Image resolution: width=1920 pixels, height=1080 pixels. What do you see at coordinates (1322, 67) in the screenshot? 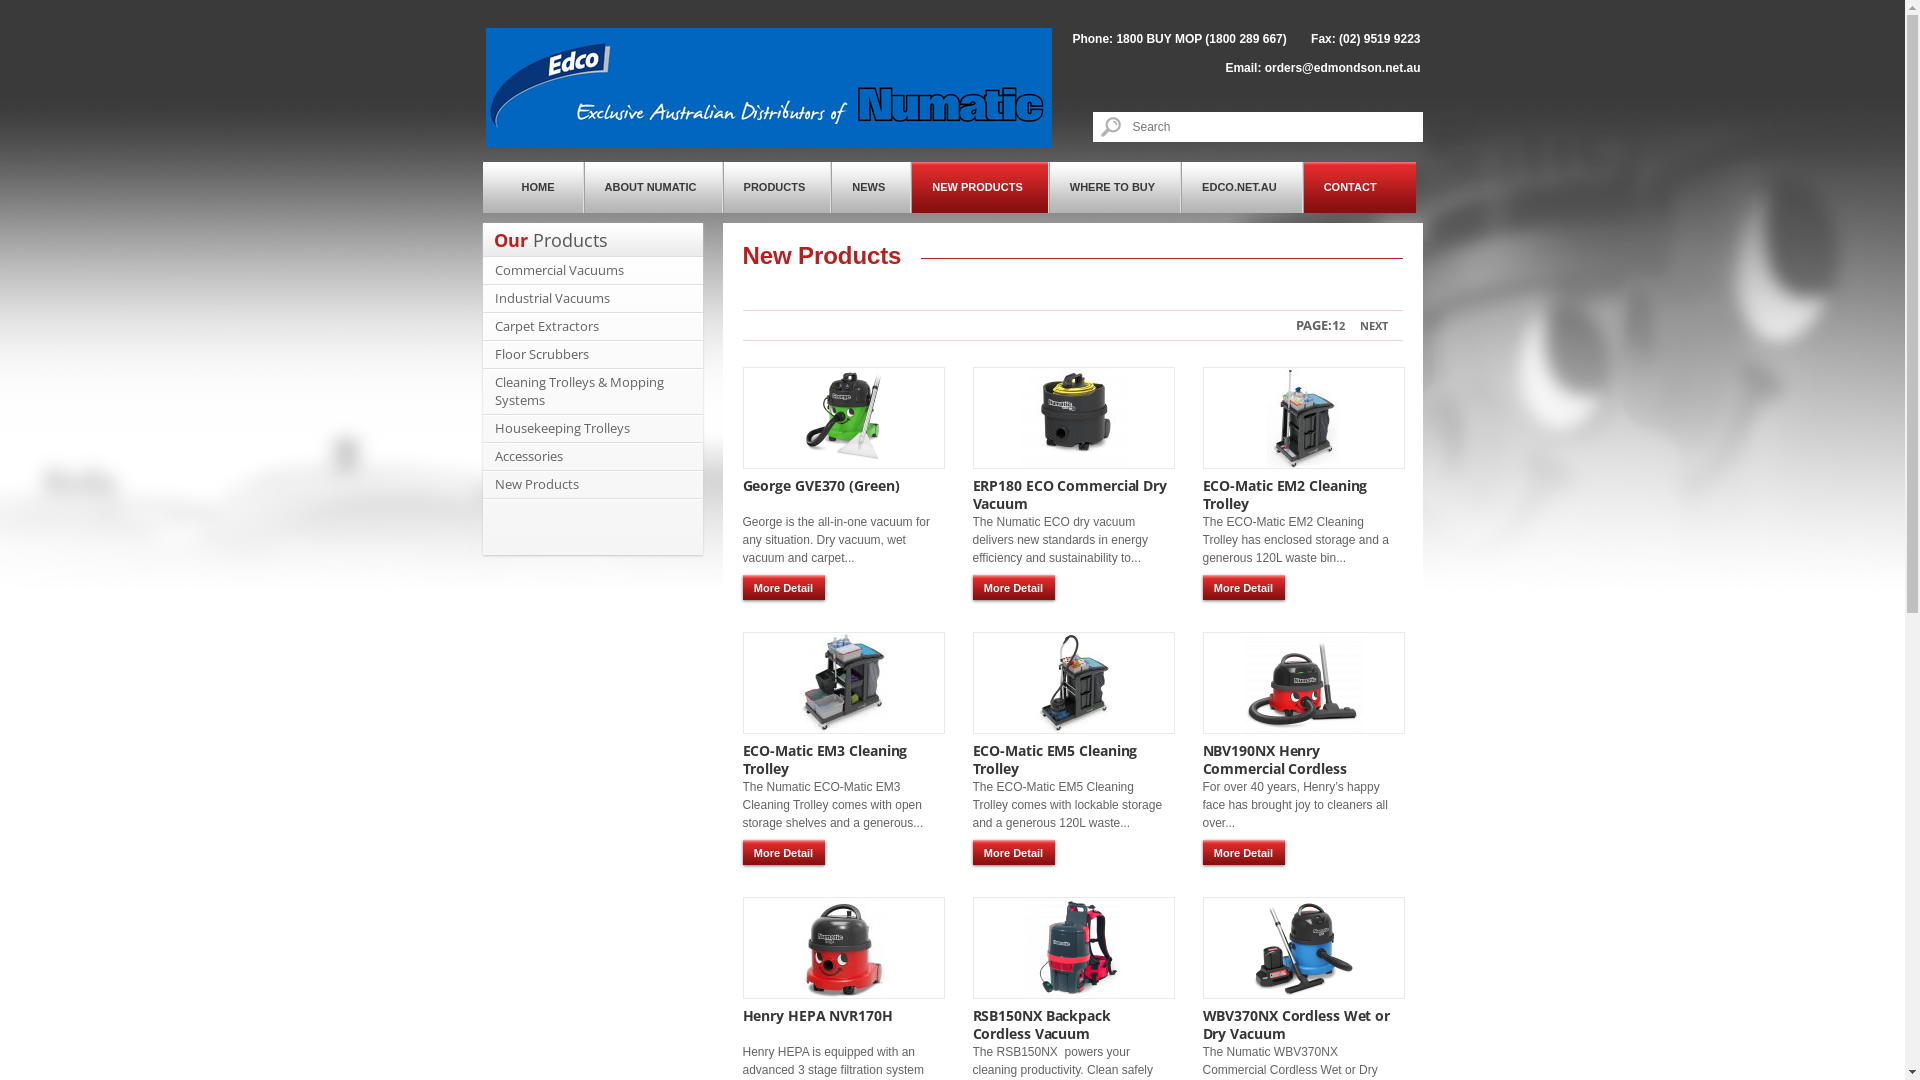
I see `'Email: orders@edmondson.net.au'` at bounding box center [1322, 67].